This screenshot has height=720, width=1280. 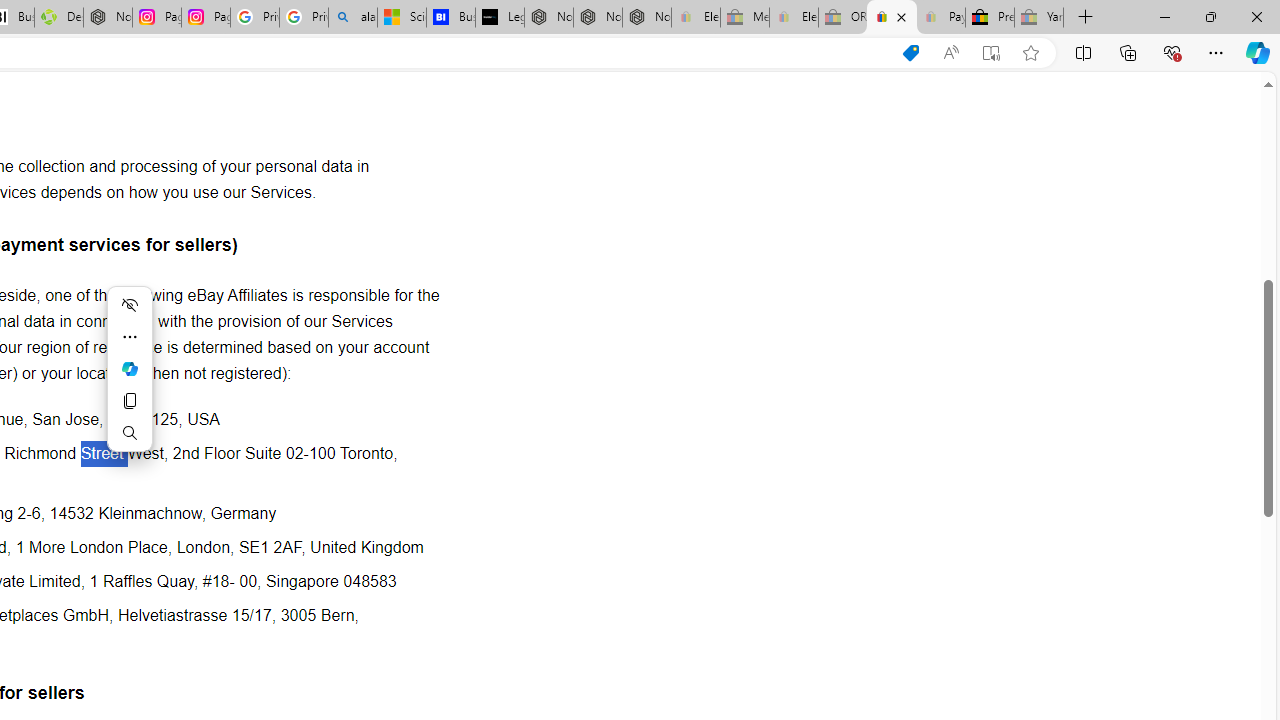 What do you see at coordinates (128, 401) in the screenshot?
I see `'Copy'` at bounding box center [128, 401].